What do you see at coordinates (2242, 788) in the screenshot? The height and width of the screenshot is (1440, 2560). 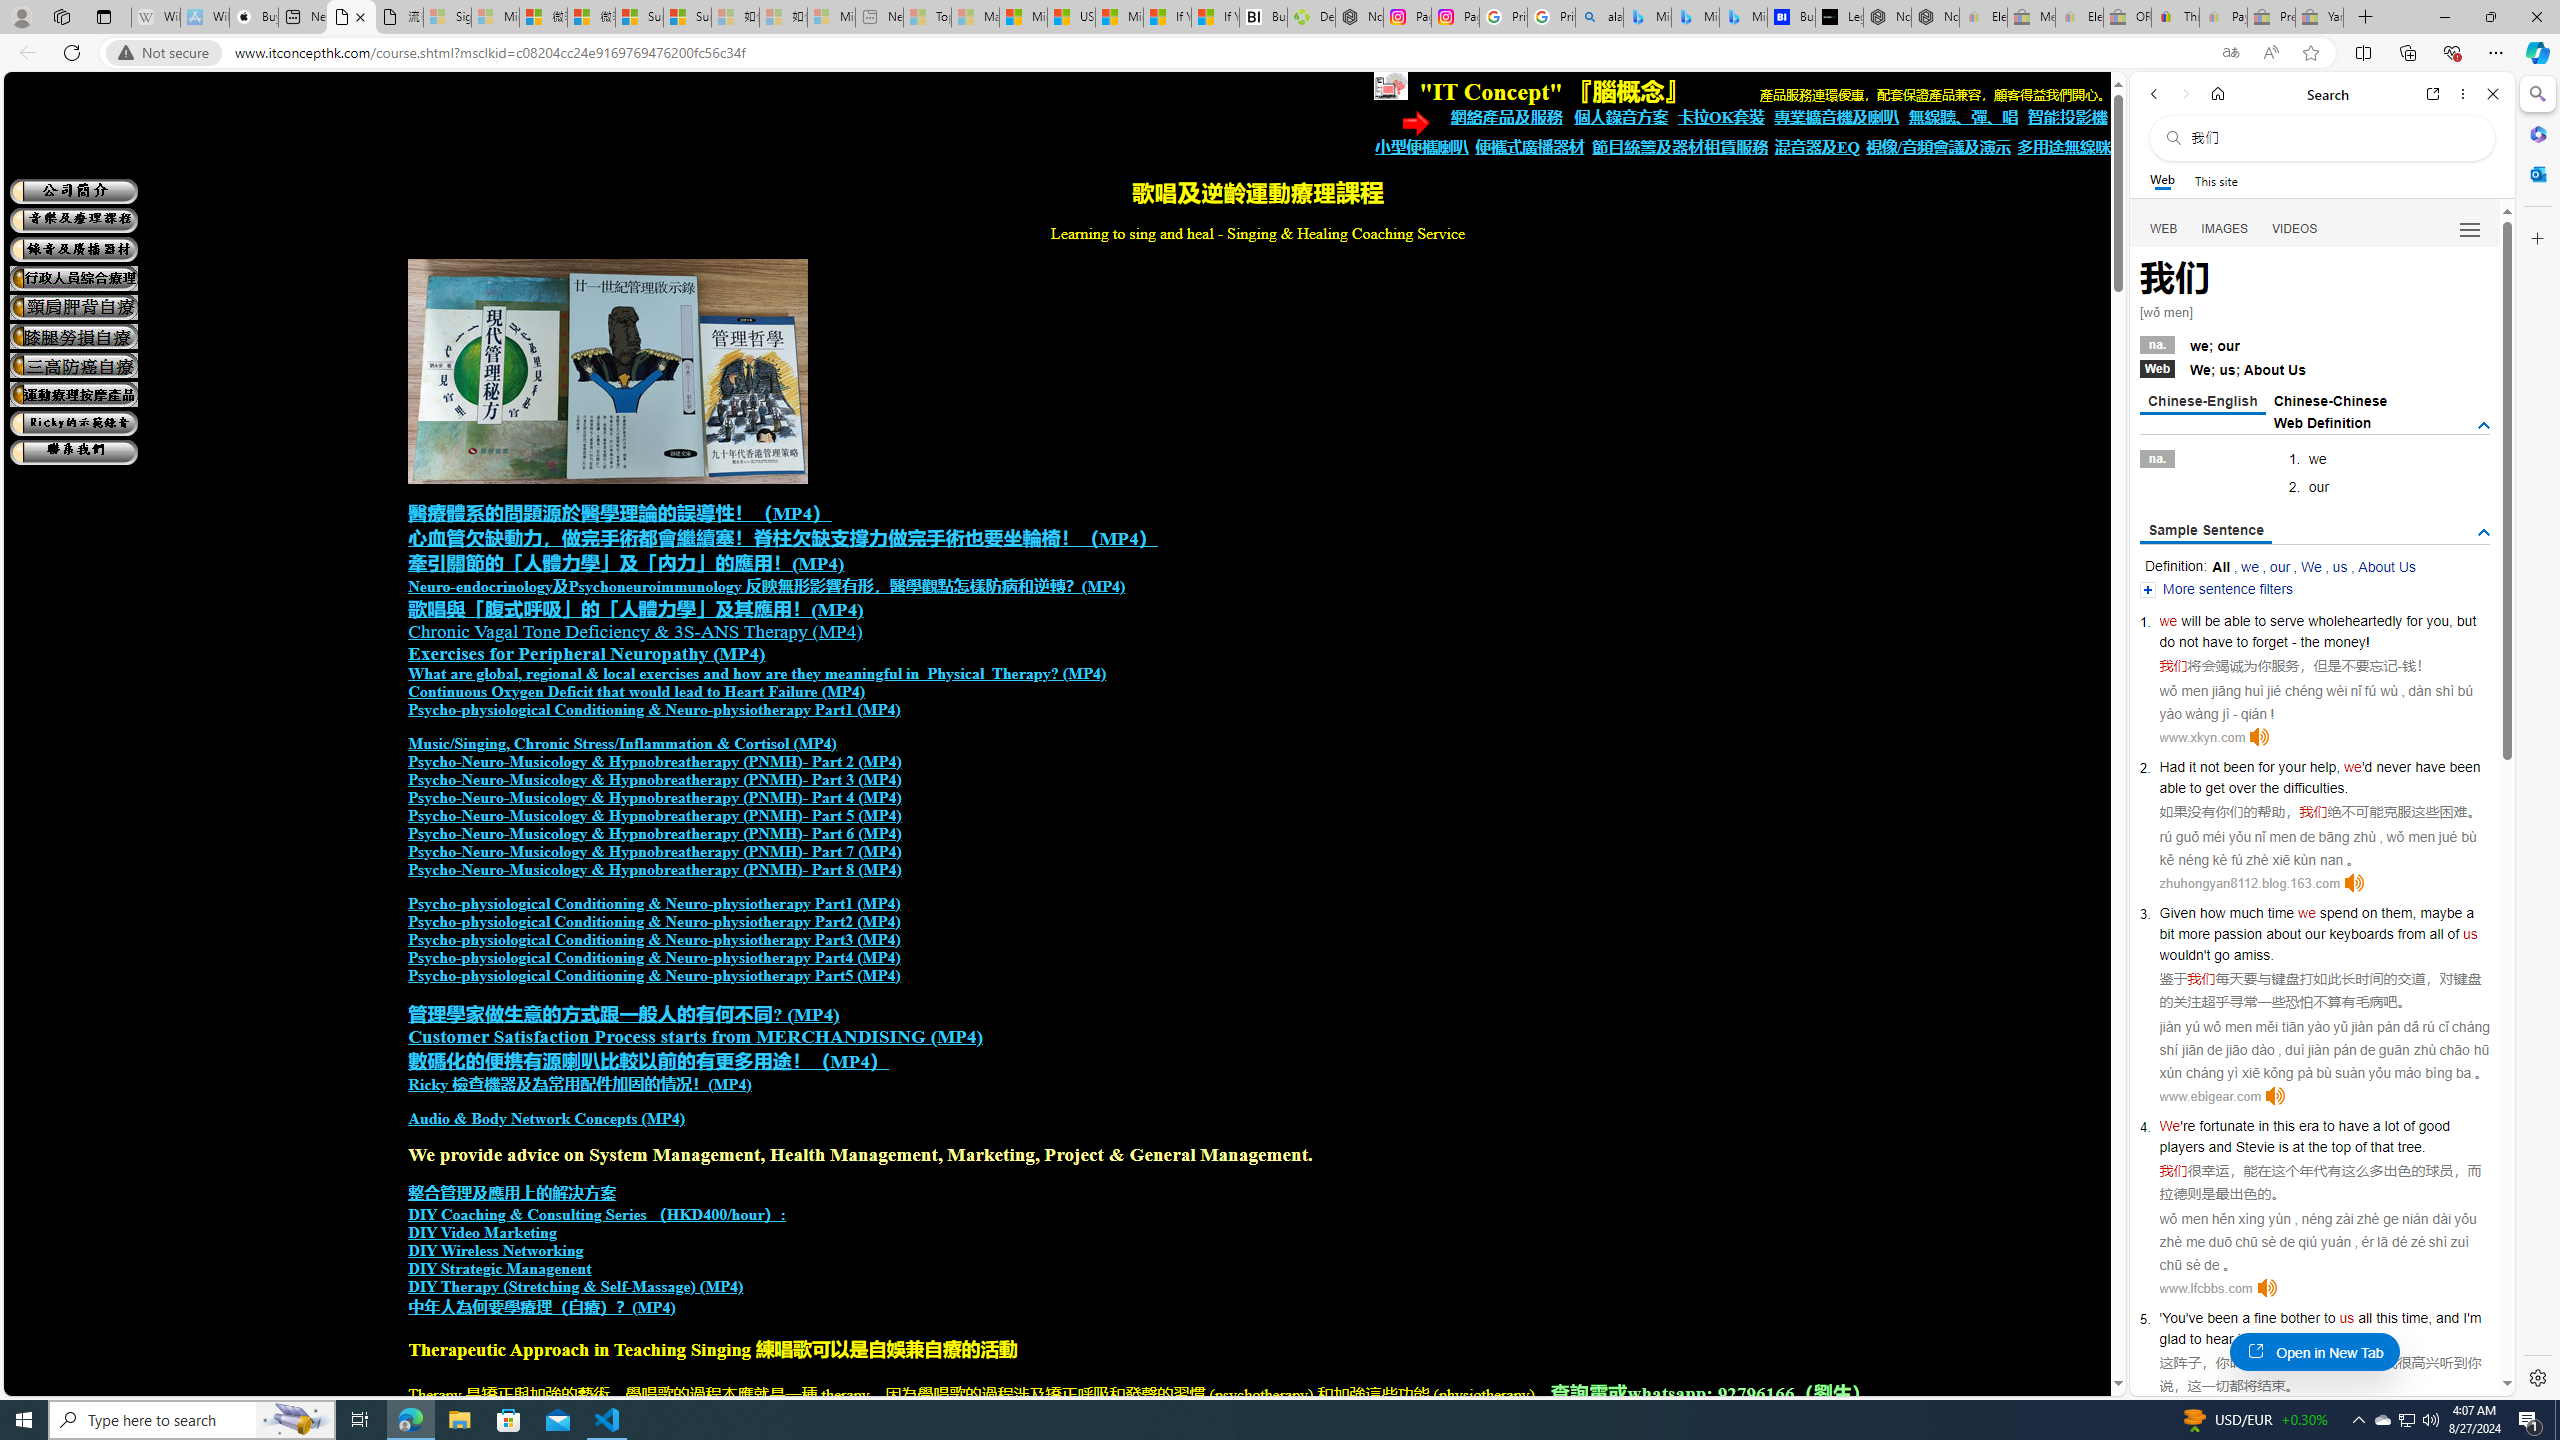 I see `'over'` at bounding box center [2242, 788].